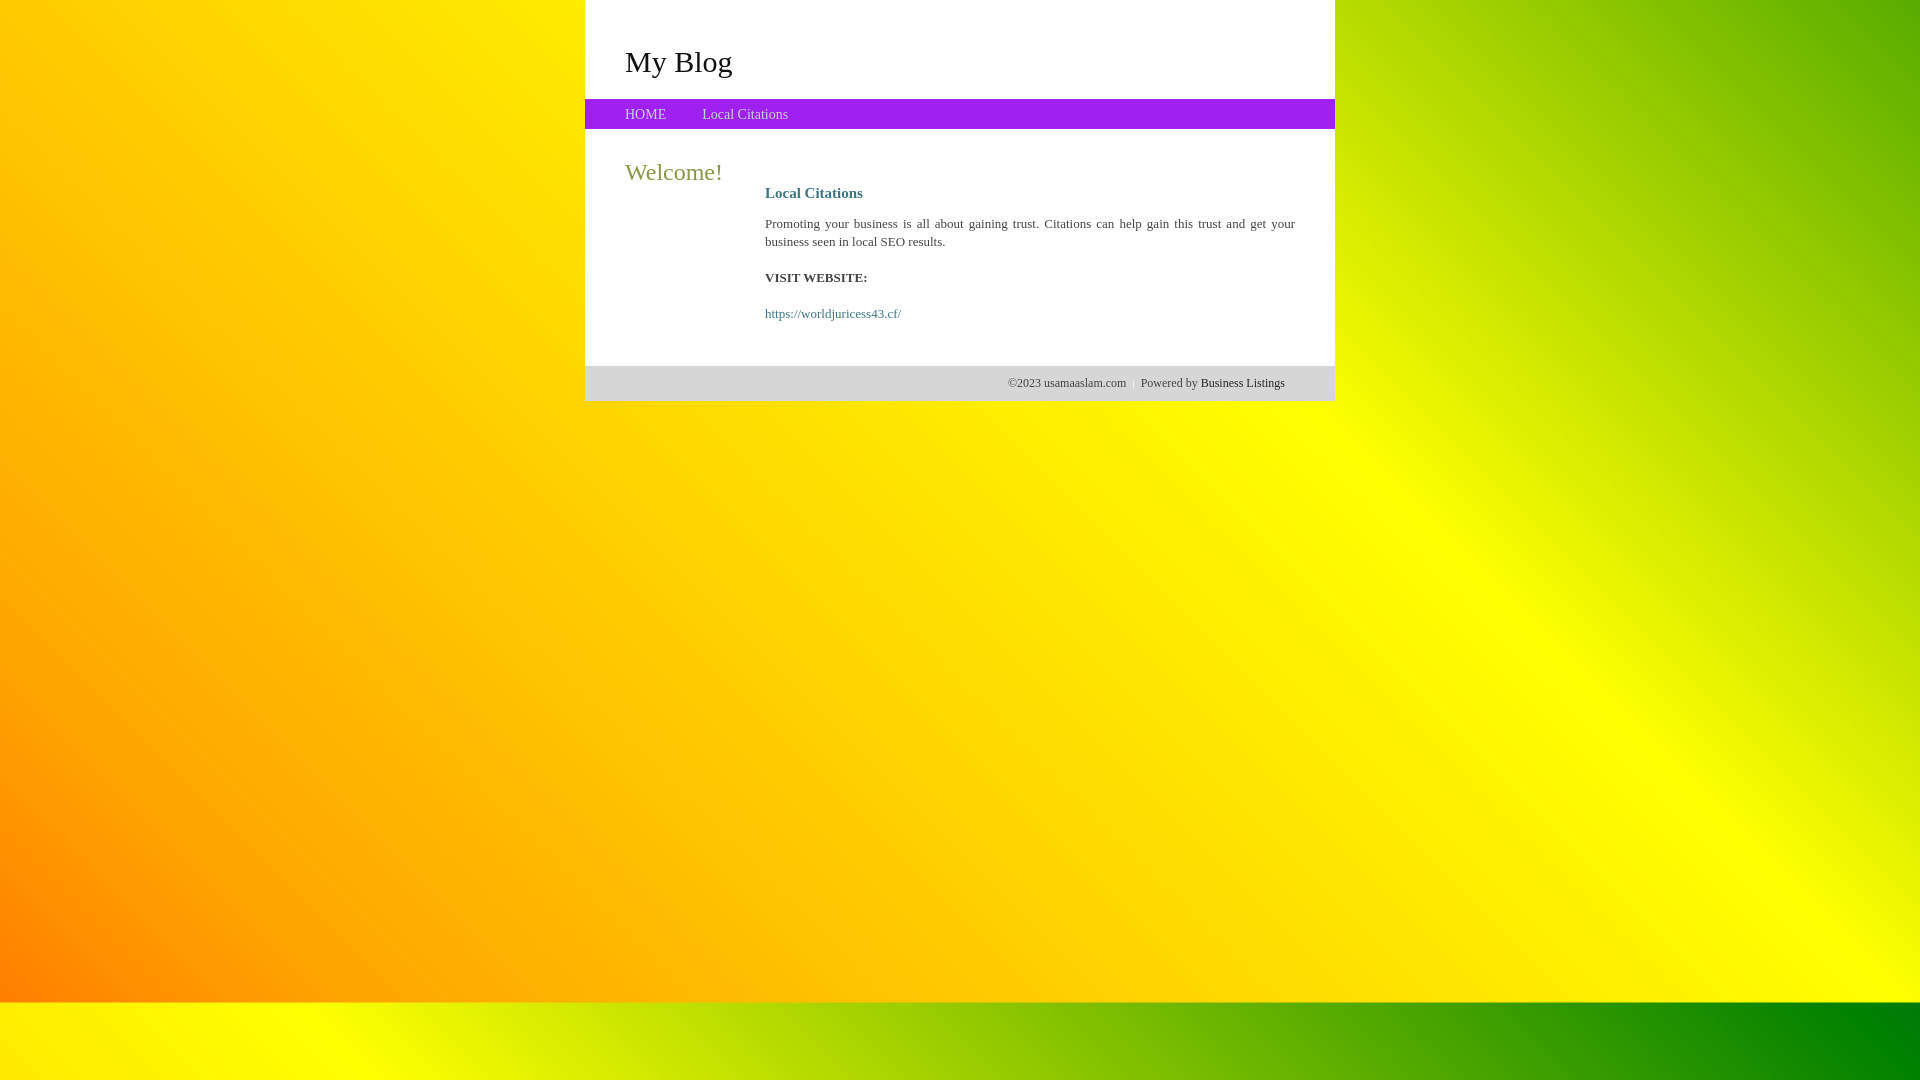 The height and width of the screenshot is (1080, 1920). I want to click on 'My Blog', so click(678, 60).